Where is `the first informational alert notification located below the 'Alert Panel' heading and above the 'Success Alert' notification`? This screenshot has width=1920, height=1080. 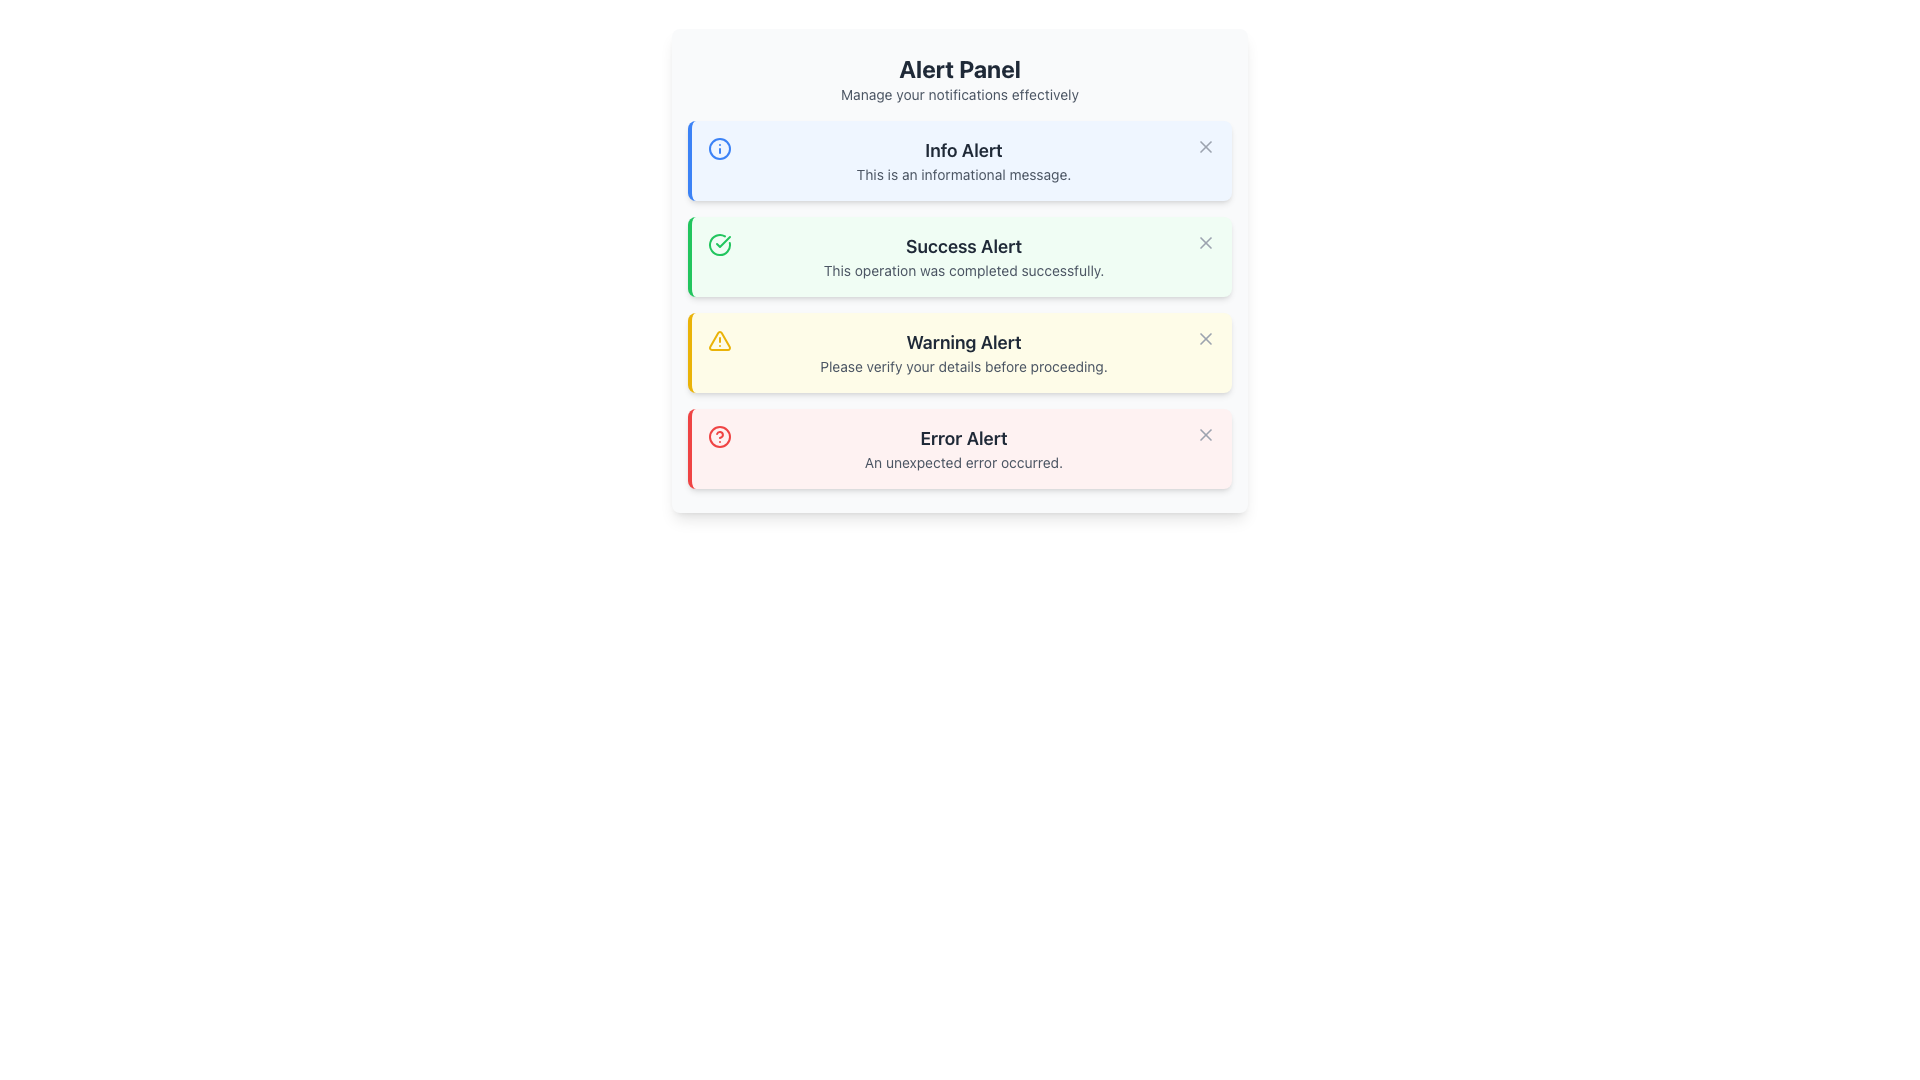
the first informational alert notification located below the 'Alert Panel' heading and above the 'Success Alert' notification is located at coordinates (960, 160).